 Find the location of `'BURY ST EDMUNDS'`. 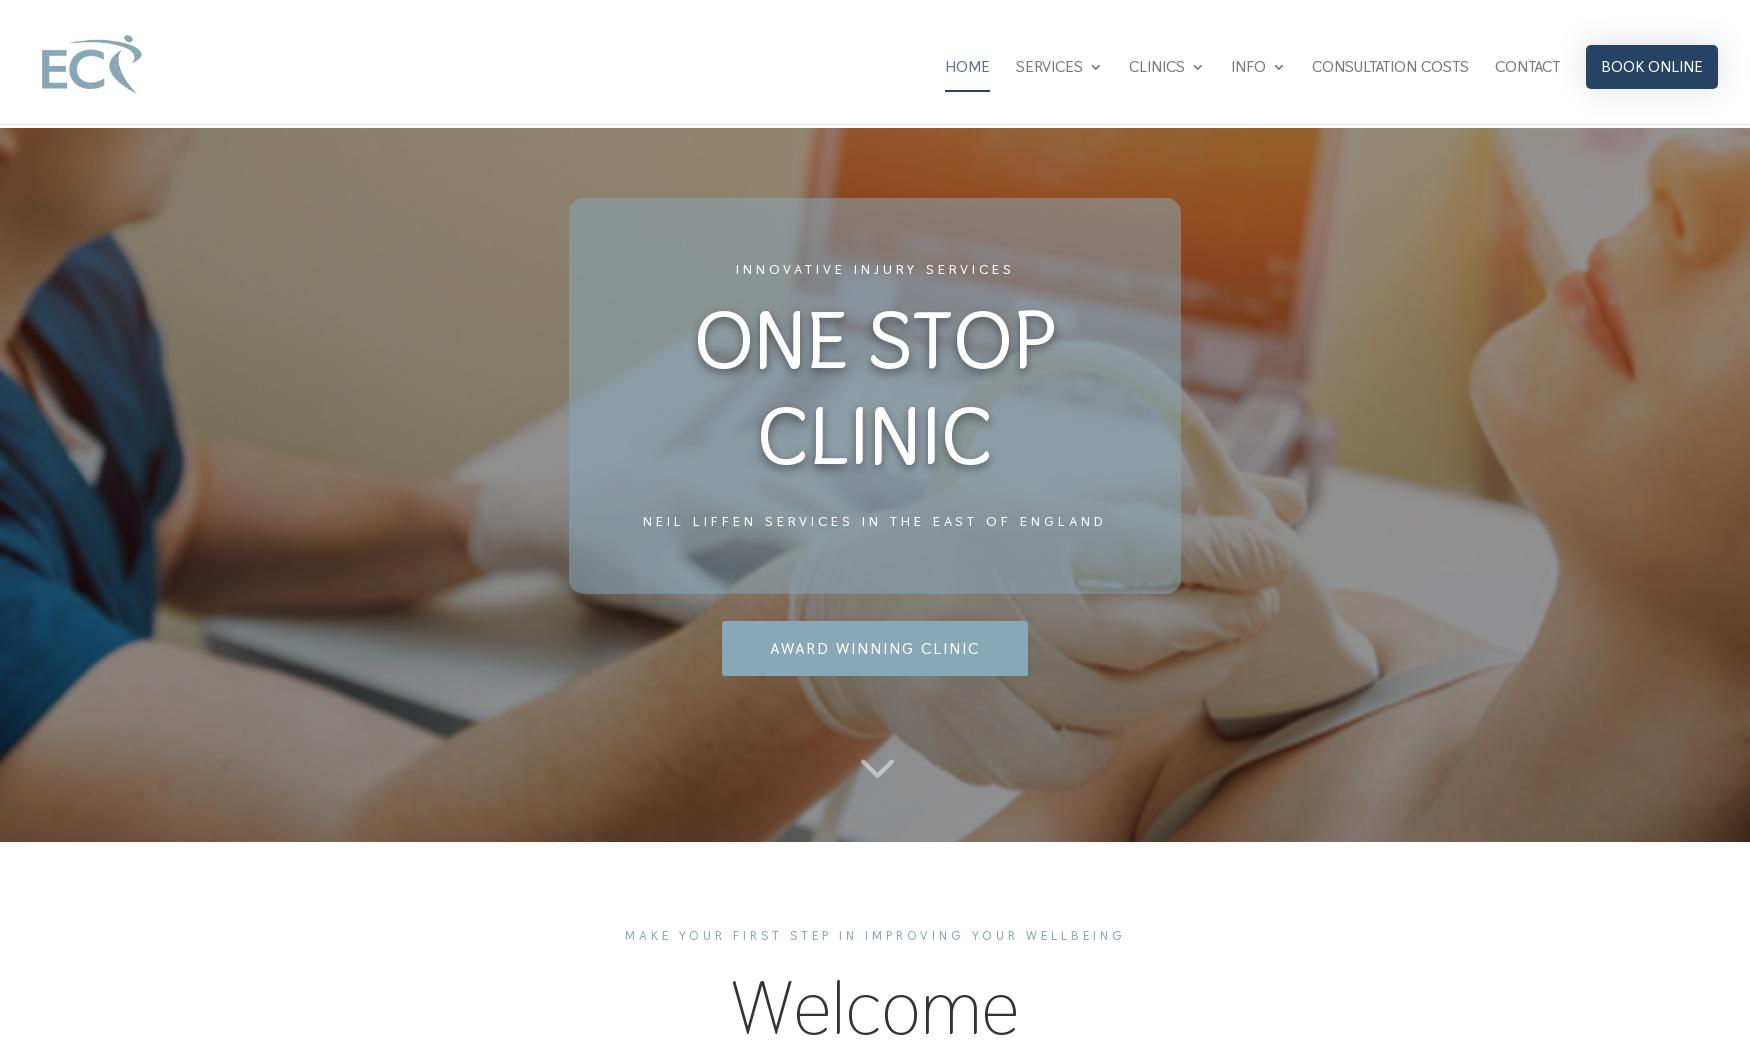

'BURY ST EDMUNDS' is located at coordinates (1236, 331).